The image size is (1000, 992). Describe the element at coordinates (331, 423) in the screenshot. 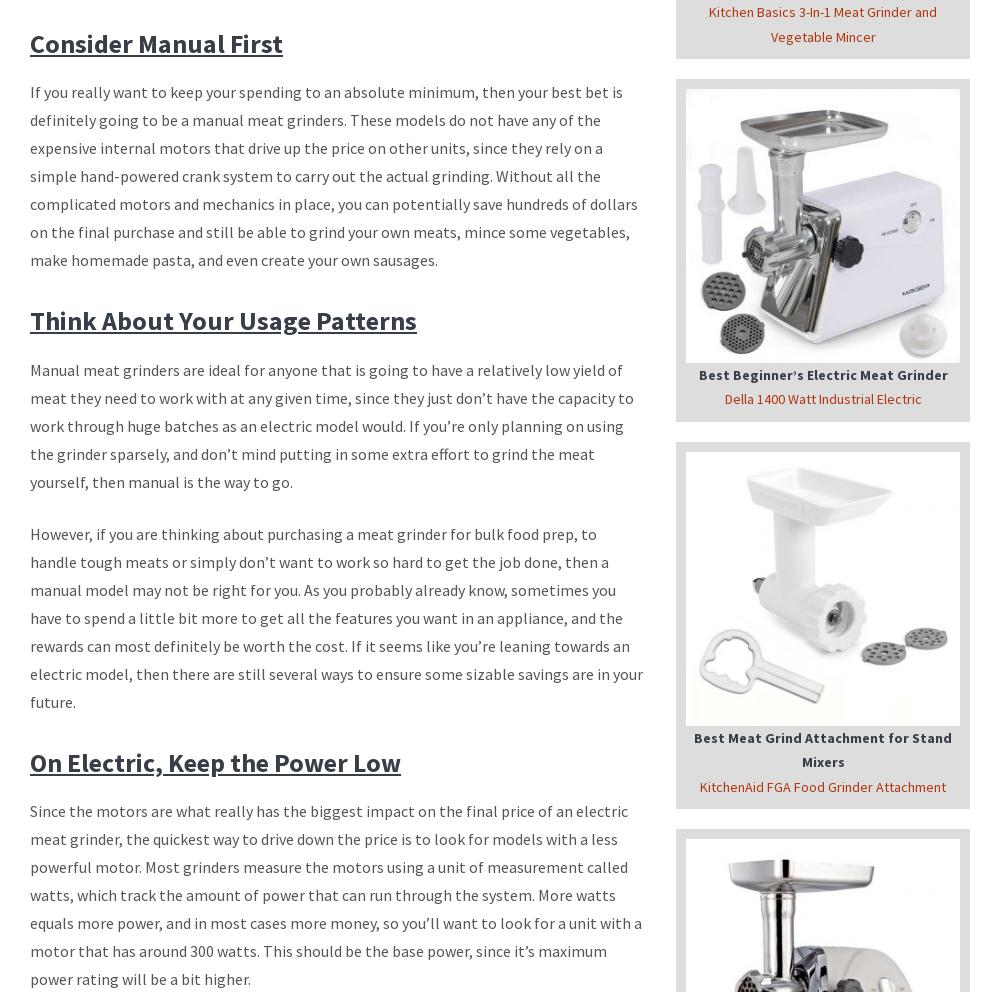

I see `'Manual meat grinders are ideal for anyone that is going to have a relatively low yield of meat they need to work with at any given time, since they just don’t have the capacity to work through huge batches as an electric model would. If you’re only planning on using the grinder sparsely, and don’t mind putting in some extra effort to grind the meat yourself, then manual is the way to go.'` at that location.